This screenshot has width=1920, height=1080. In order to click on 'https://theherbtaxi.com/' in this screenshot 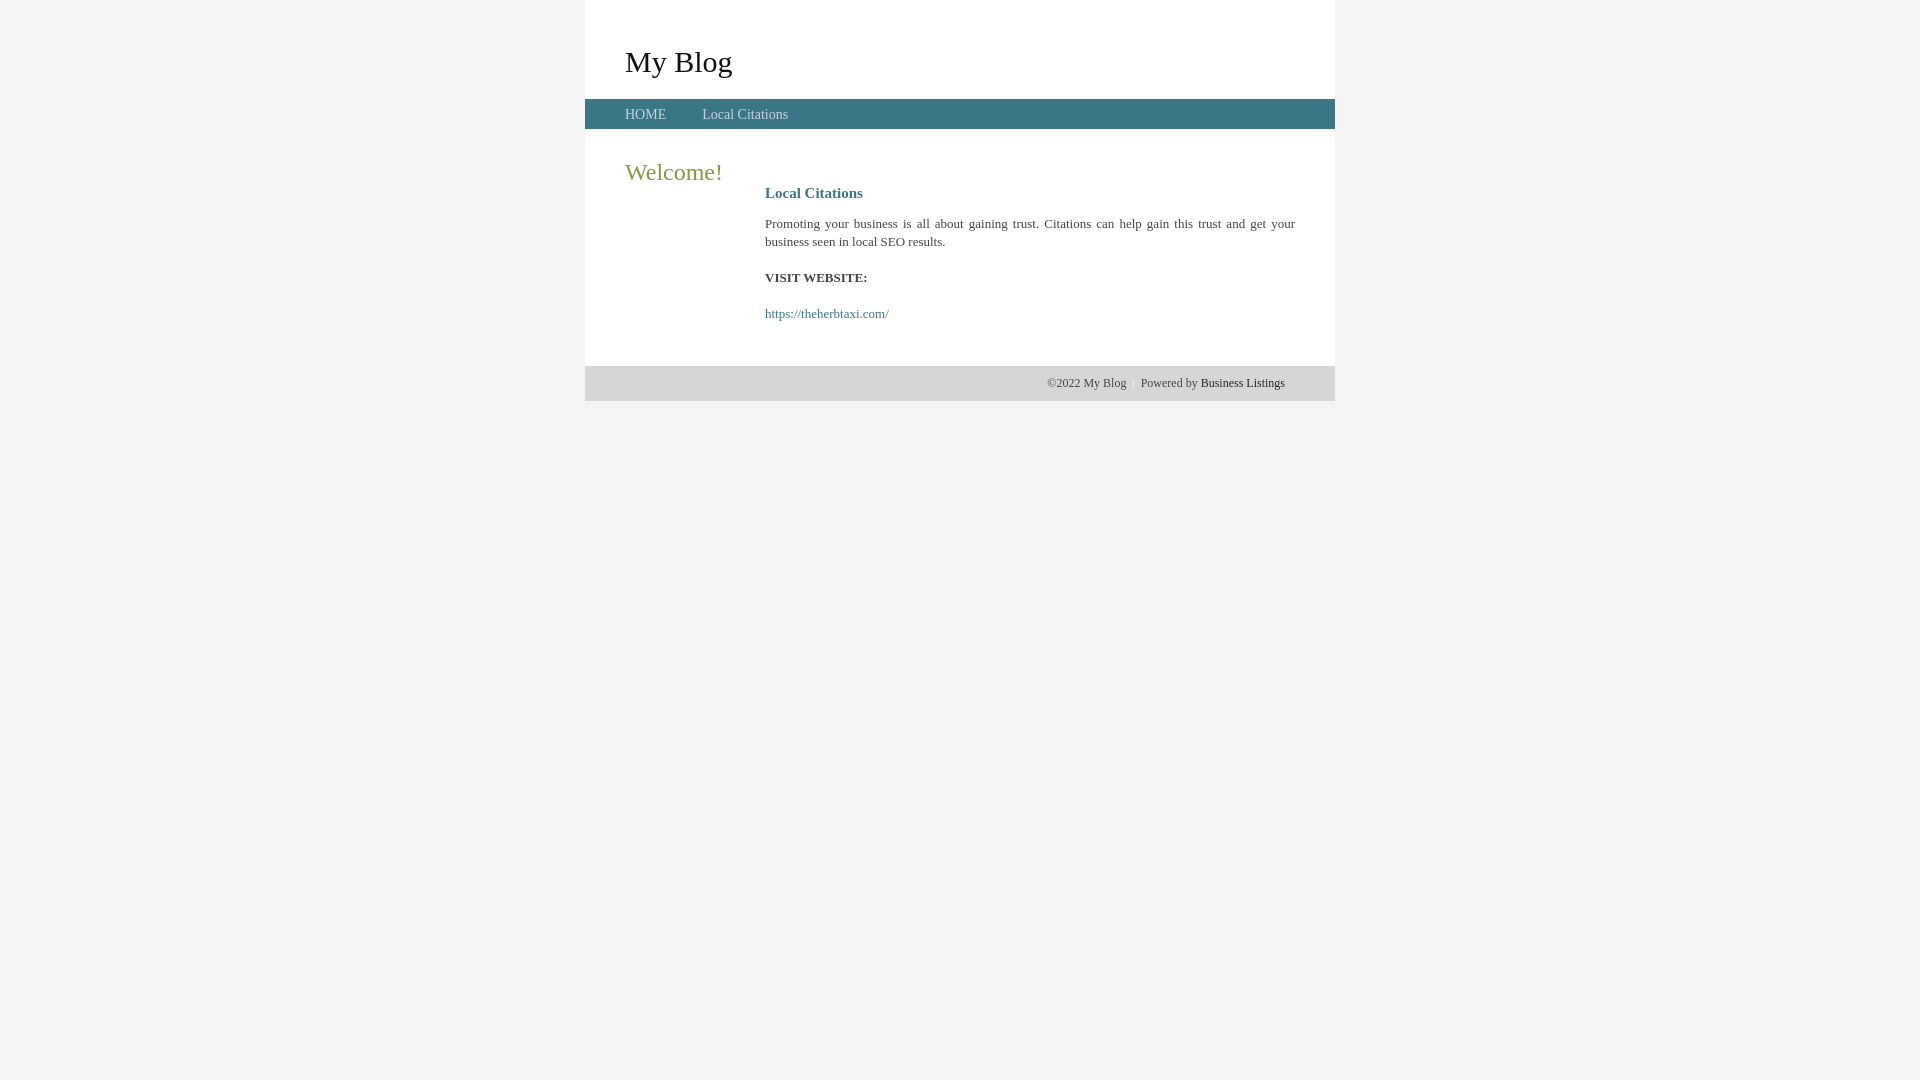, I will do `click(826, 313)`.